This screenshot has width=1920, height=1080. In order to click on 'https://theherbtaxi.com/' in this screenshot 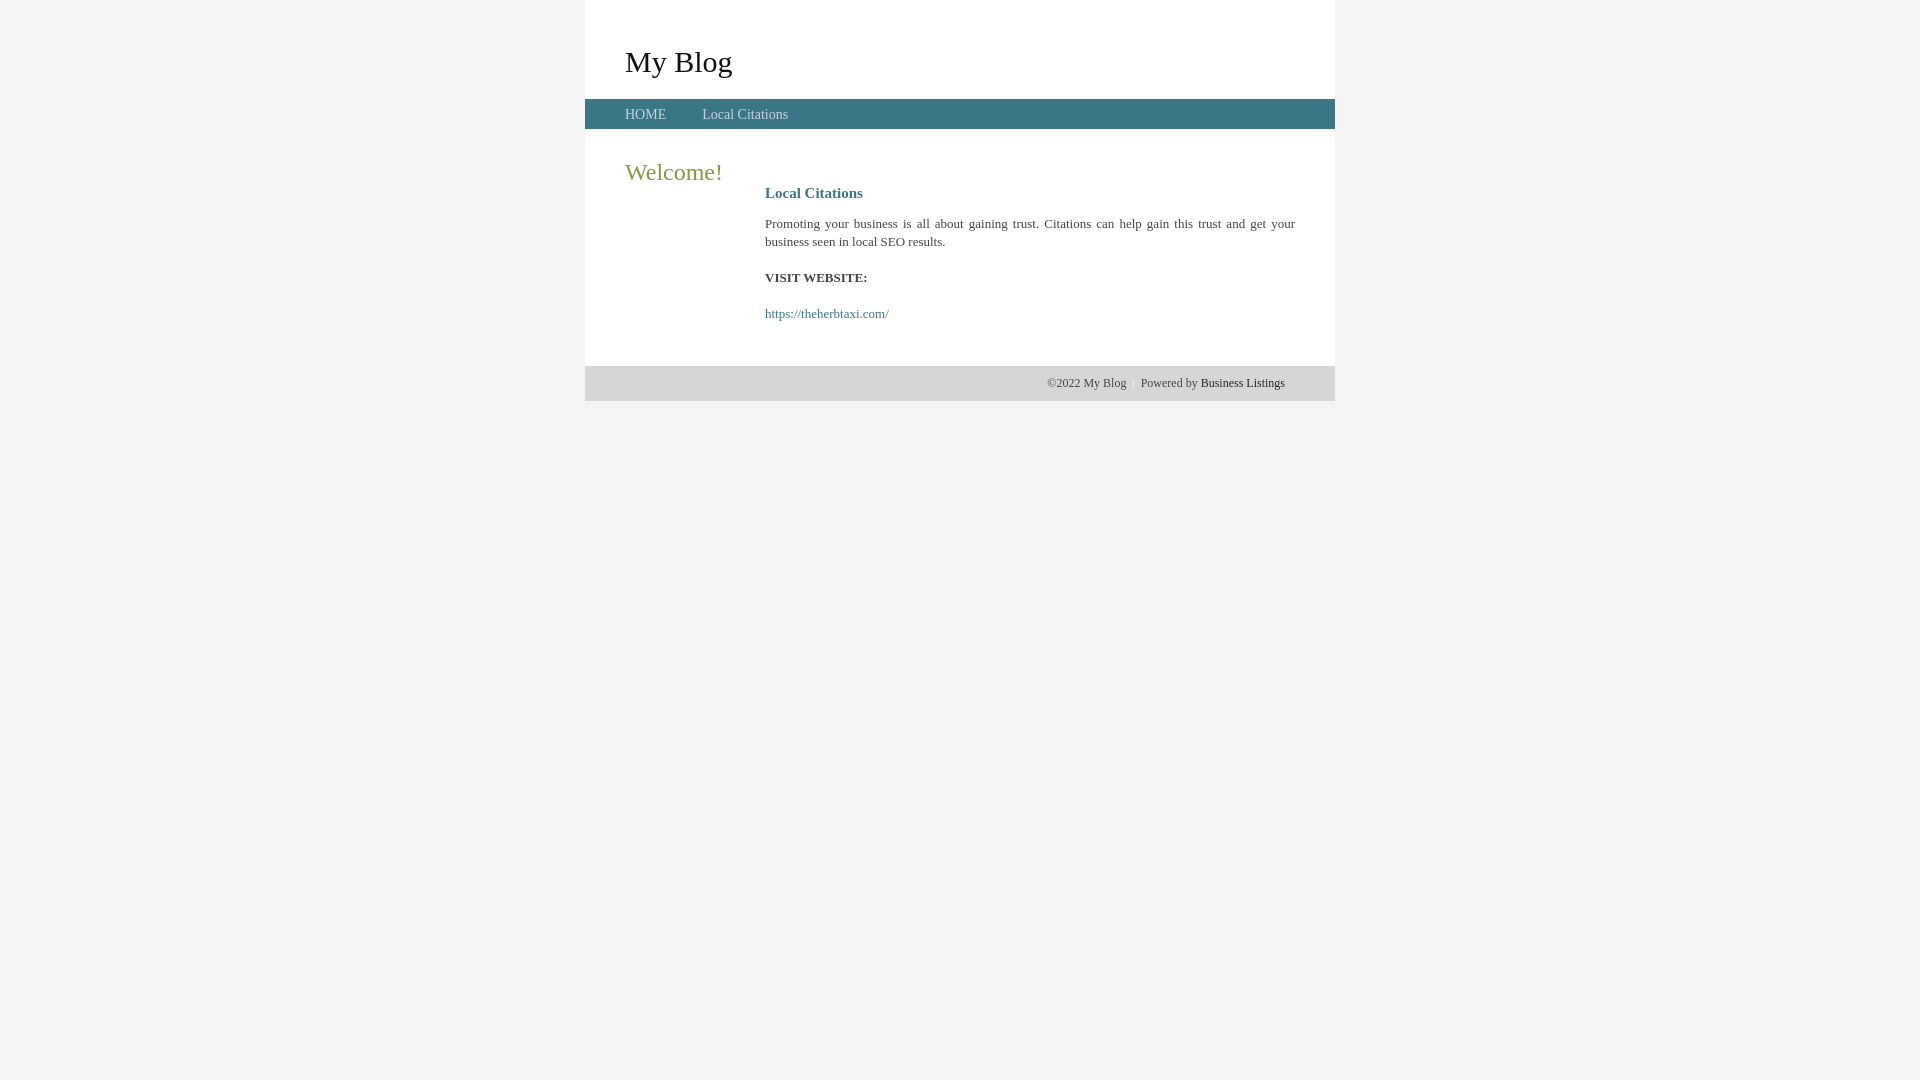, I will do `click(826, 313)`.